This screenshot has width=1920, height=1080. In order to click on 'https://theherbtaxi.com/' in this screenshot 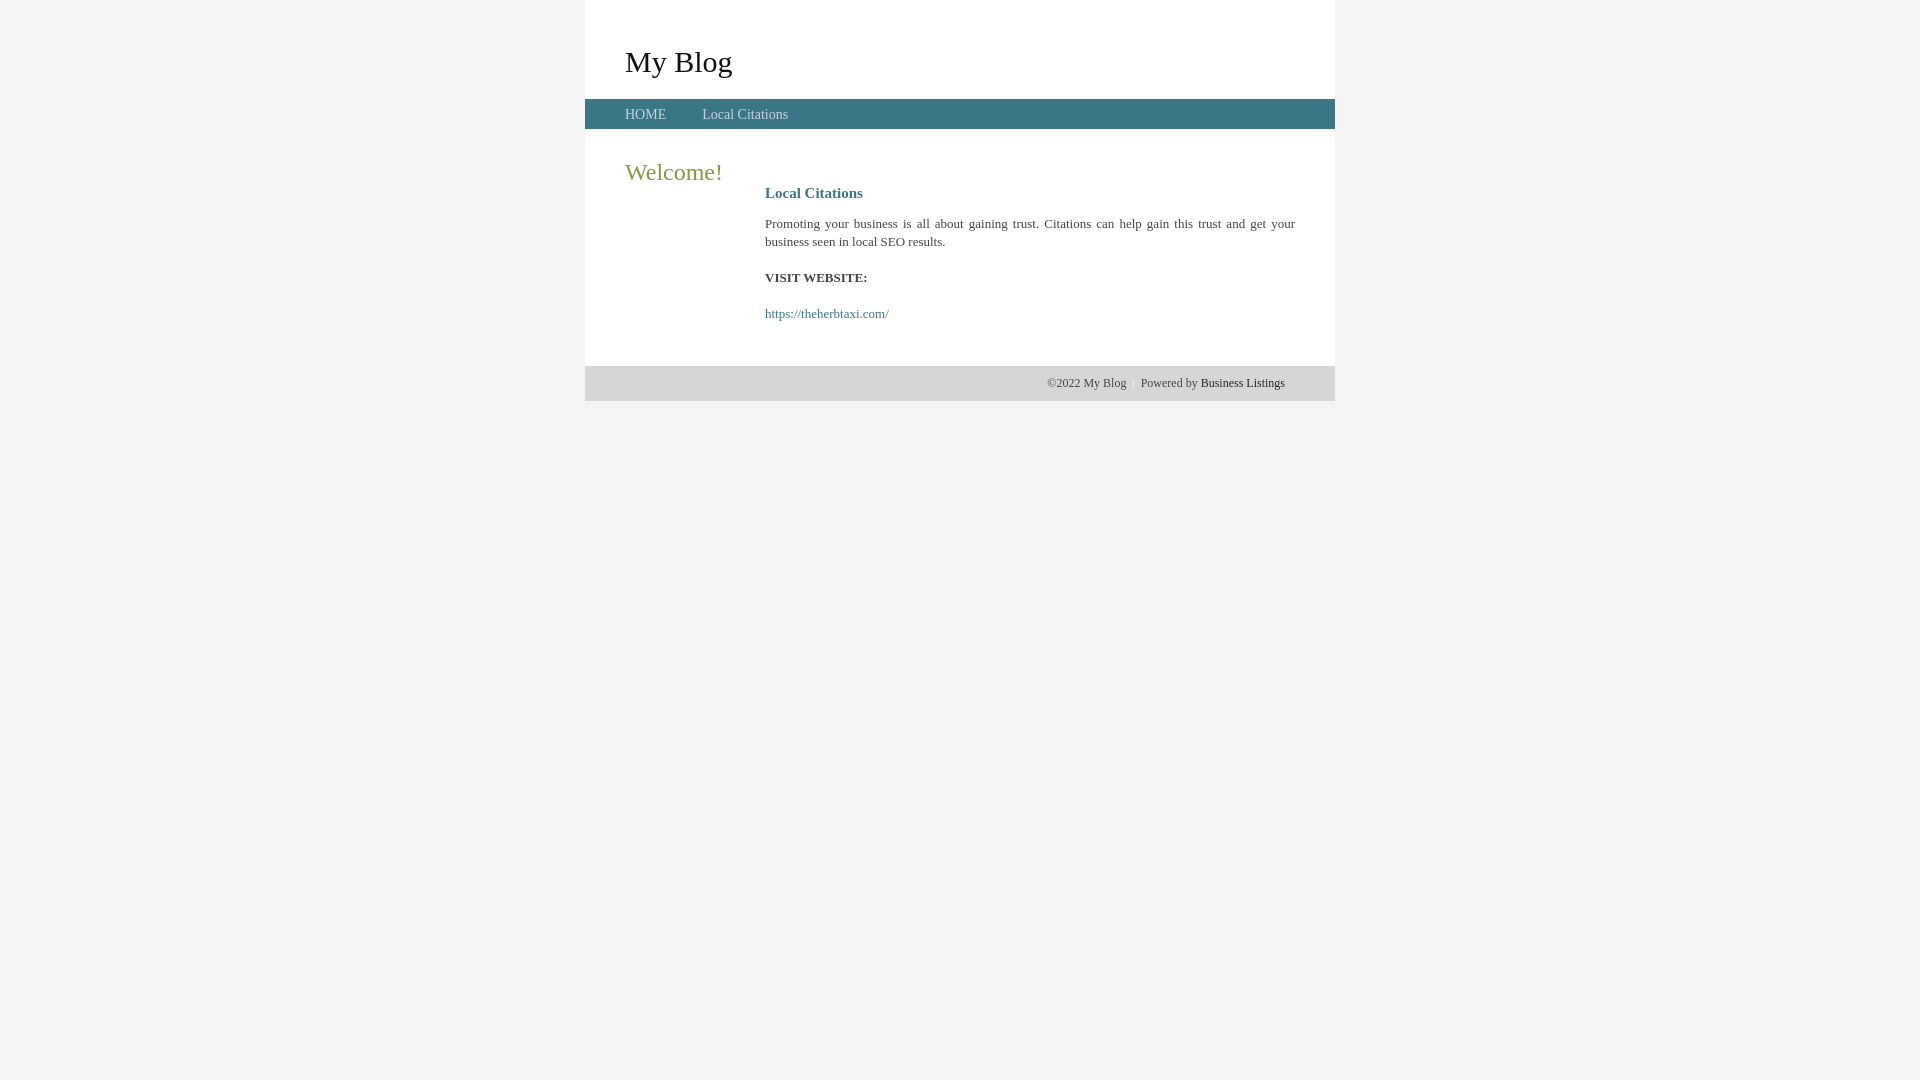, I will do `click(826, 313)`.